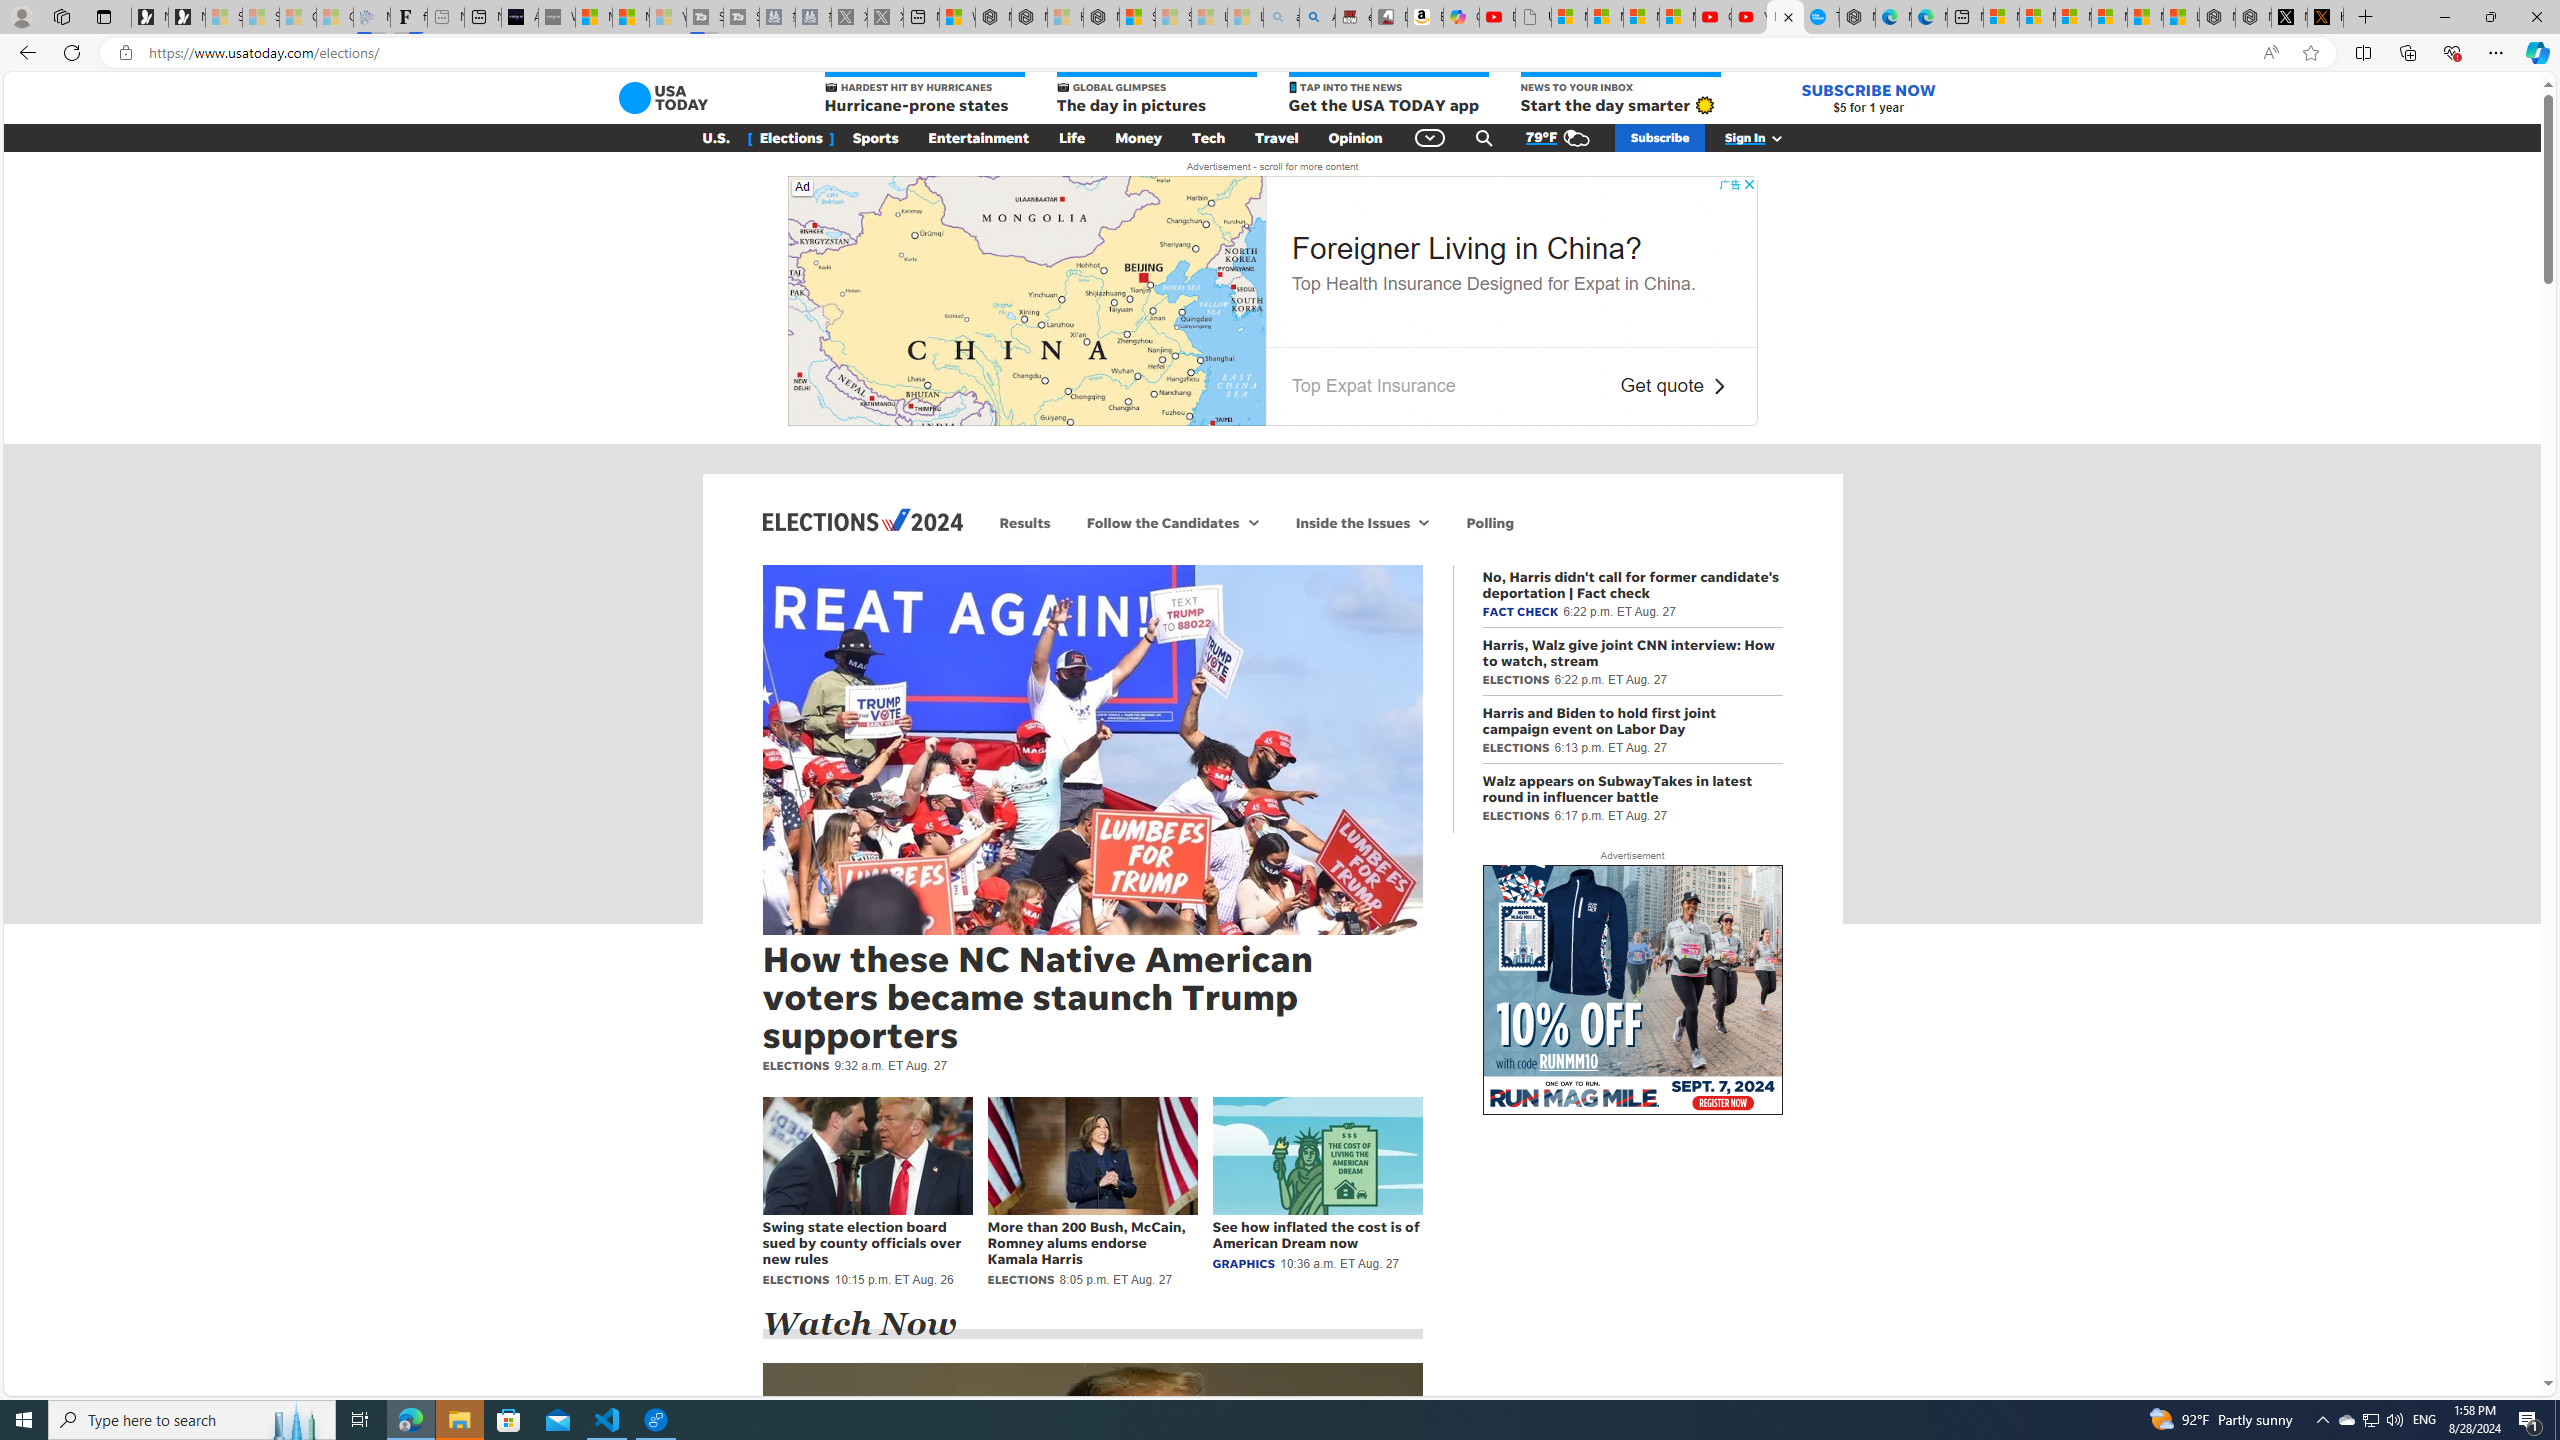 This screenshot has height=1440, width=2560. Describe the element at coordinates (1350, 521) in the screenshot. I see `'Inside the Issues'` at that location.